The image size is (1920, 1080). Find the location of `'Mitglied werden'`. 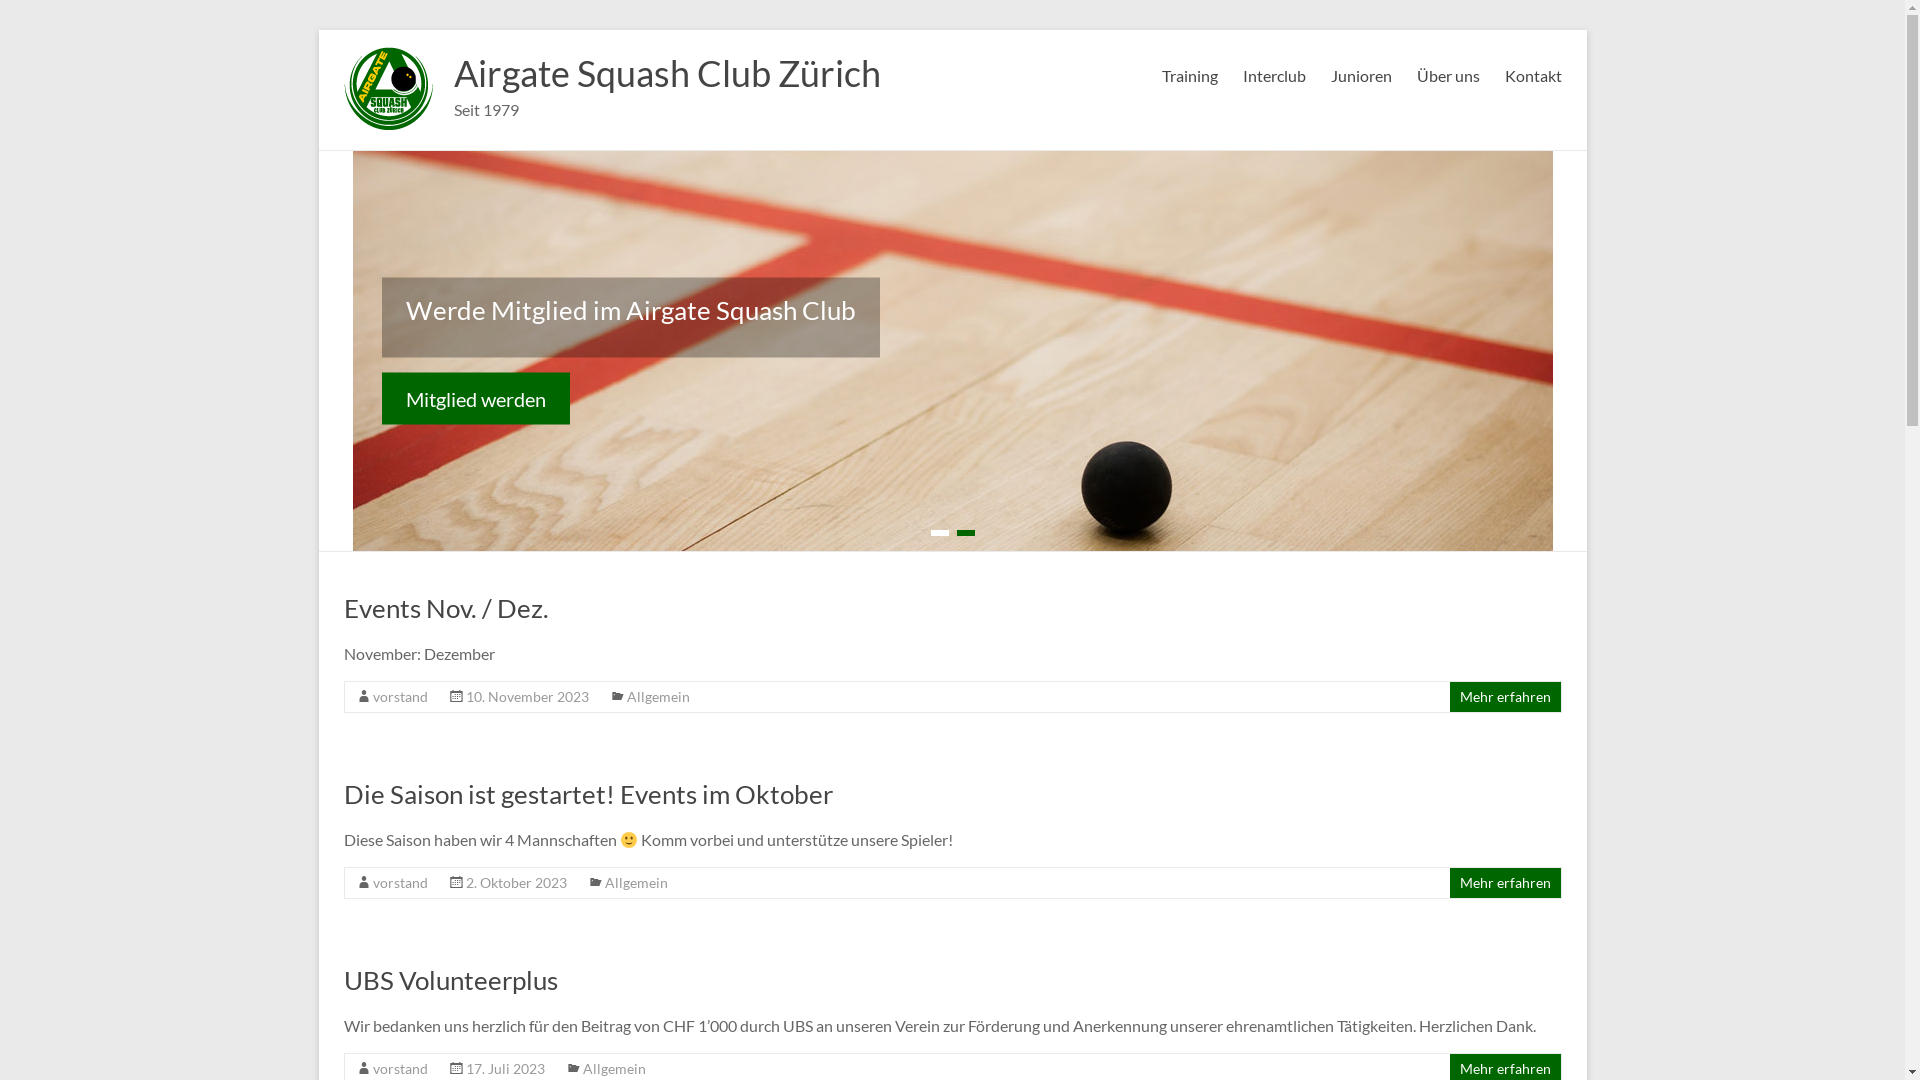

'Mitglied werden' is located at coordinates (382, 397).